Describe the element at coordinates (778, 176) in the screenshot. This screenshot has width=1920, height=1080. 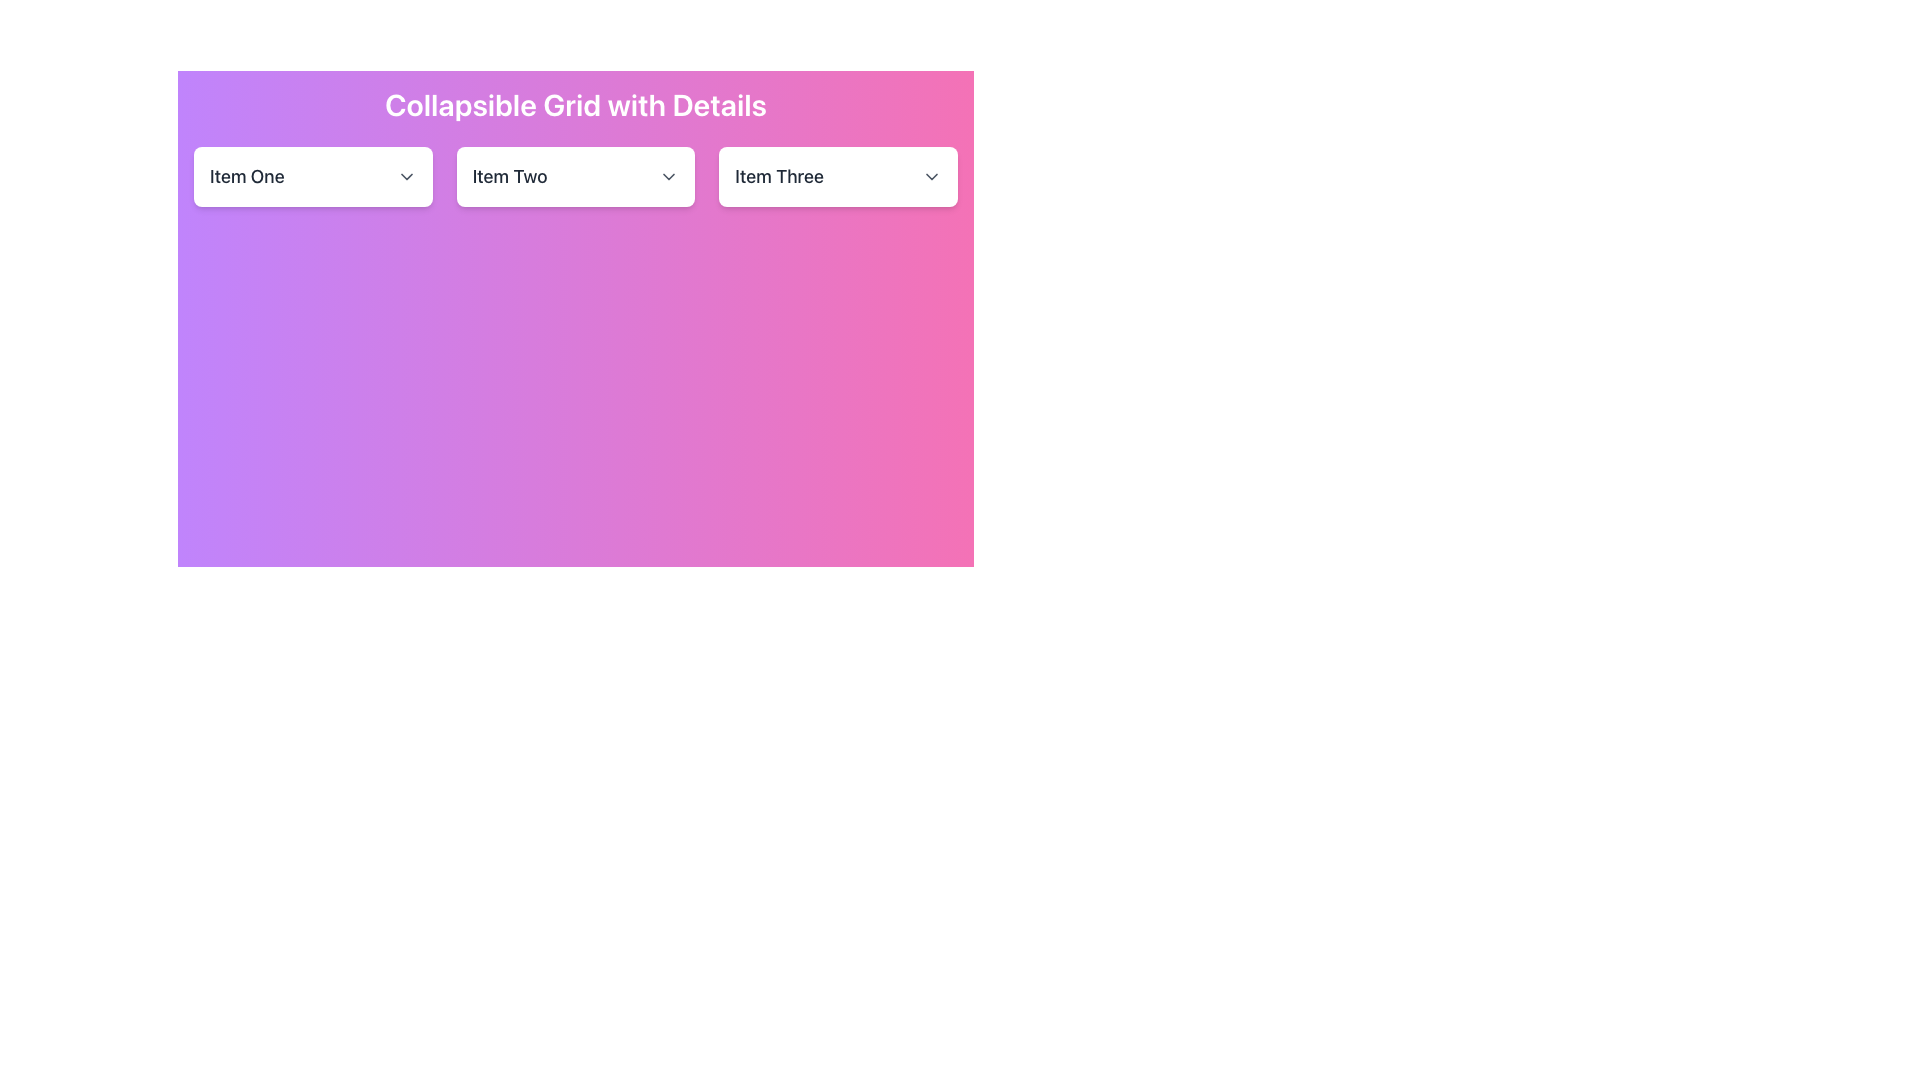
I see `the dropdown associated with the text label 'Item Three', which is styled in bold dark gray on a gradient pink to purple background, located in the third group on the top right side of the interface` at that location.